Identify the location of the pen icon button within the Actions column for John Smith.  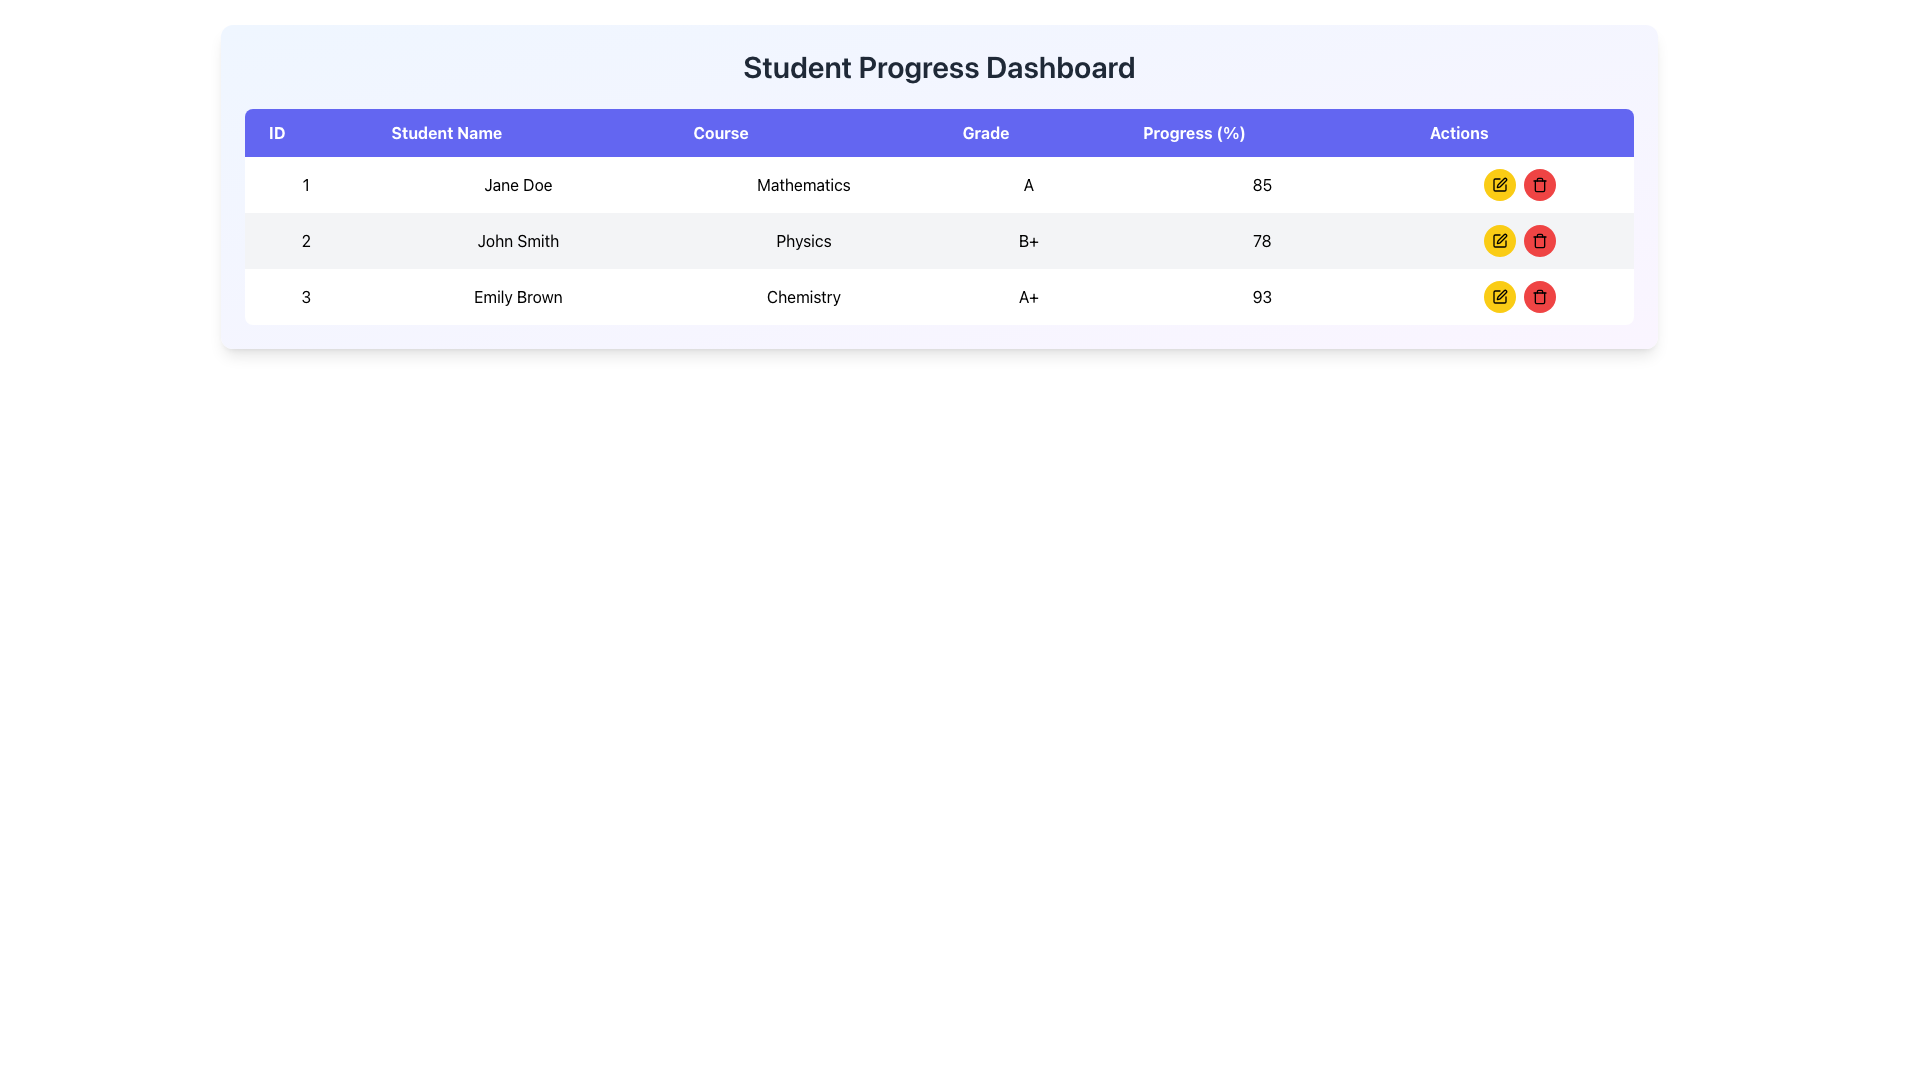
(1499, 185).